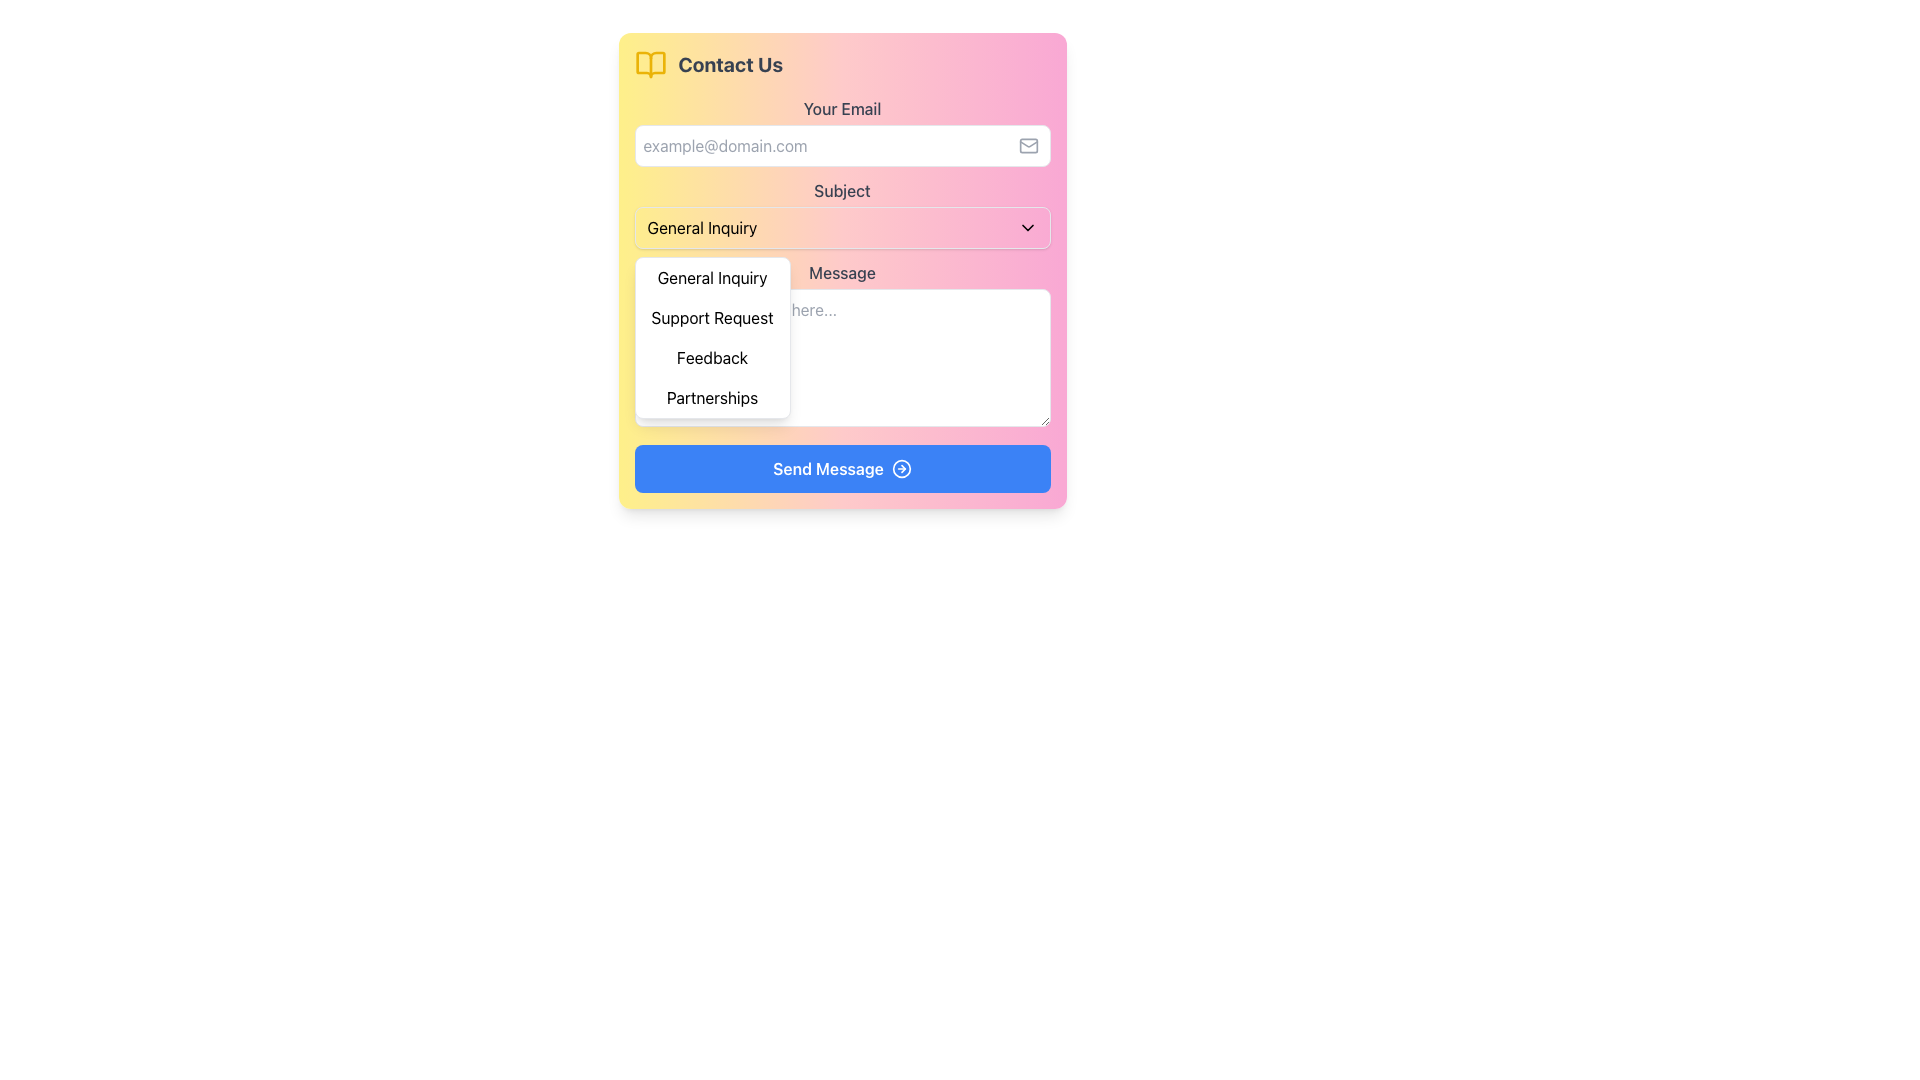 Image resolution: width=1920 pixels, height=1080 pixels. Describe the element at coordinates (900, 469) in the screenshot. I see `the message sending icon located on the far-right side of the 'Send Message' button within the contact form` at that location.